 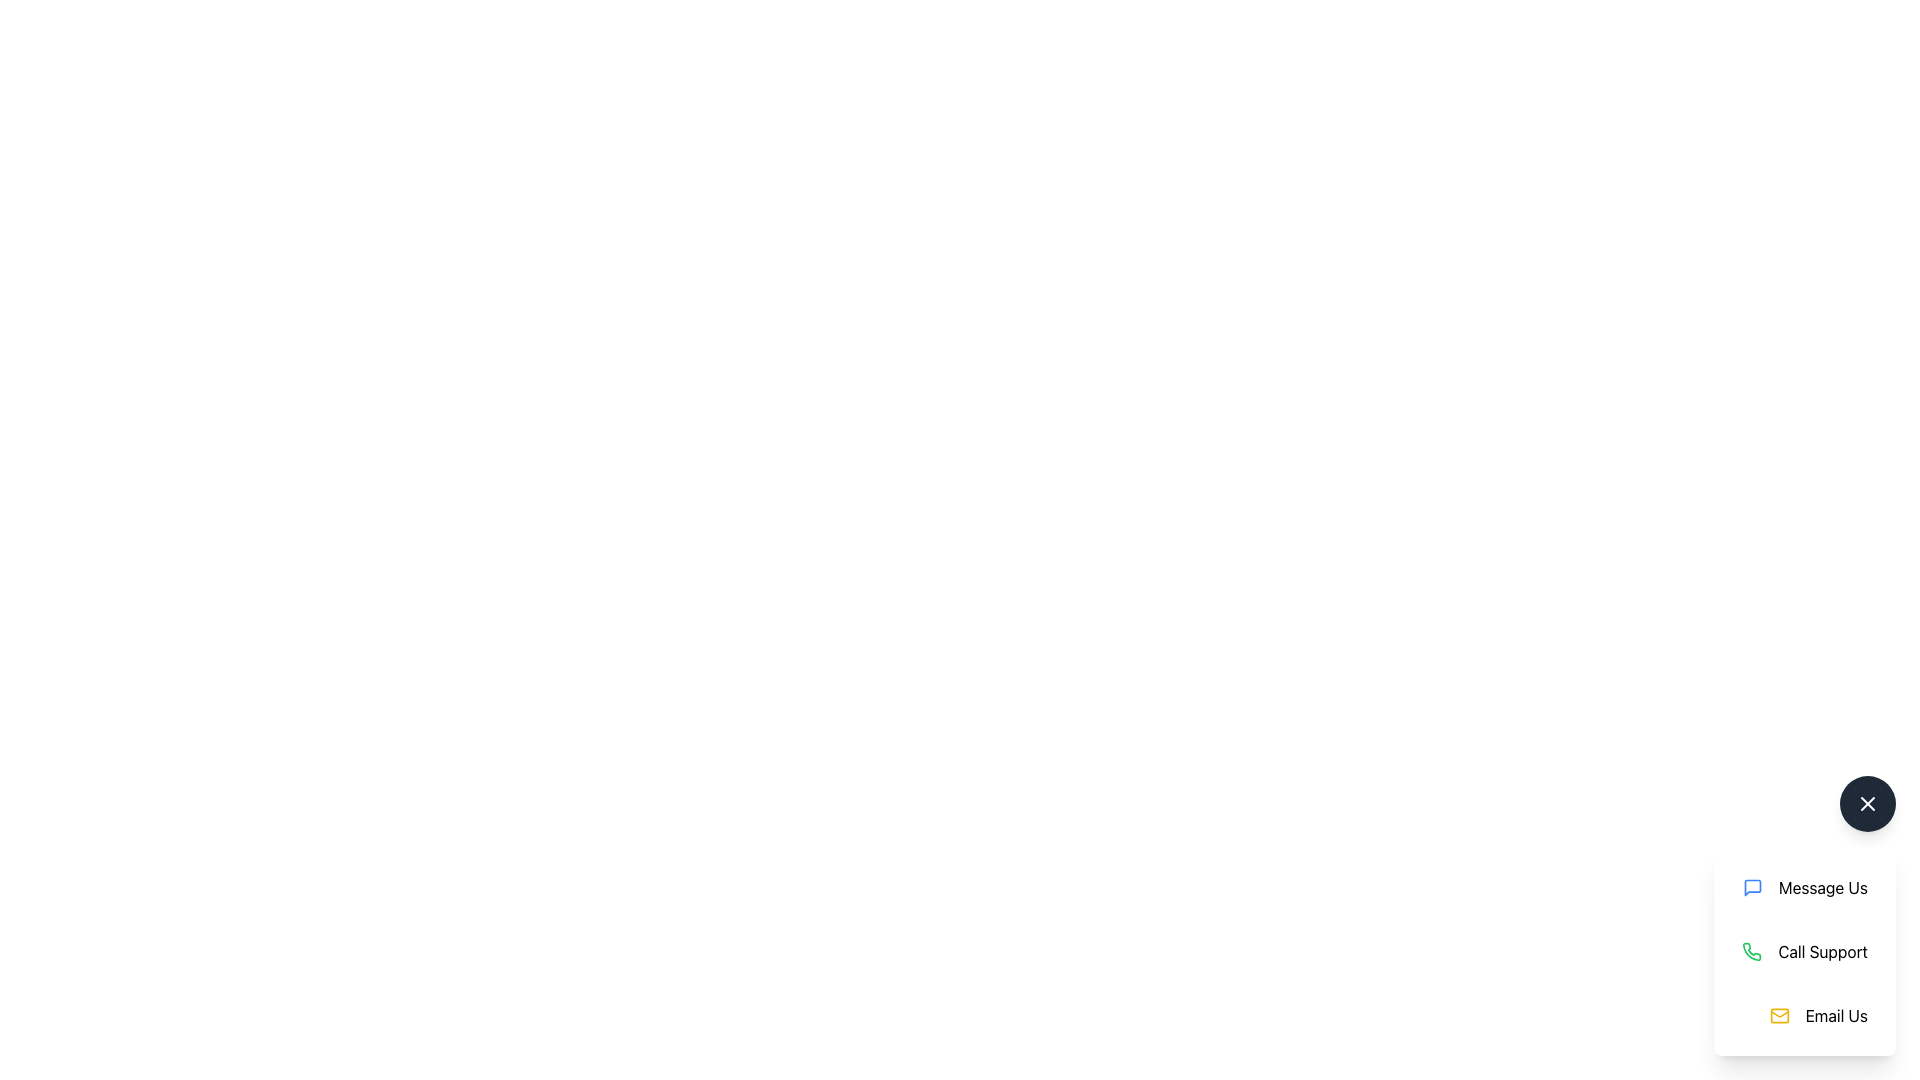 What do you see at coordinates (1805, 951) in the screenshot?
I see `the support button located between 'Message Us' and 'Email Us'` at bounding box center [1805, 951].